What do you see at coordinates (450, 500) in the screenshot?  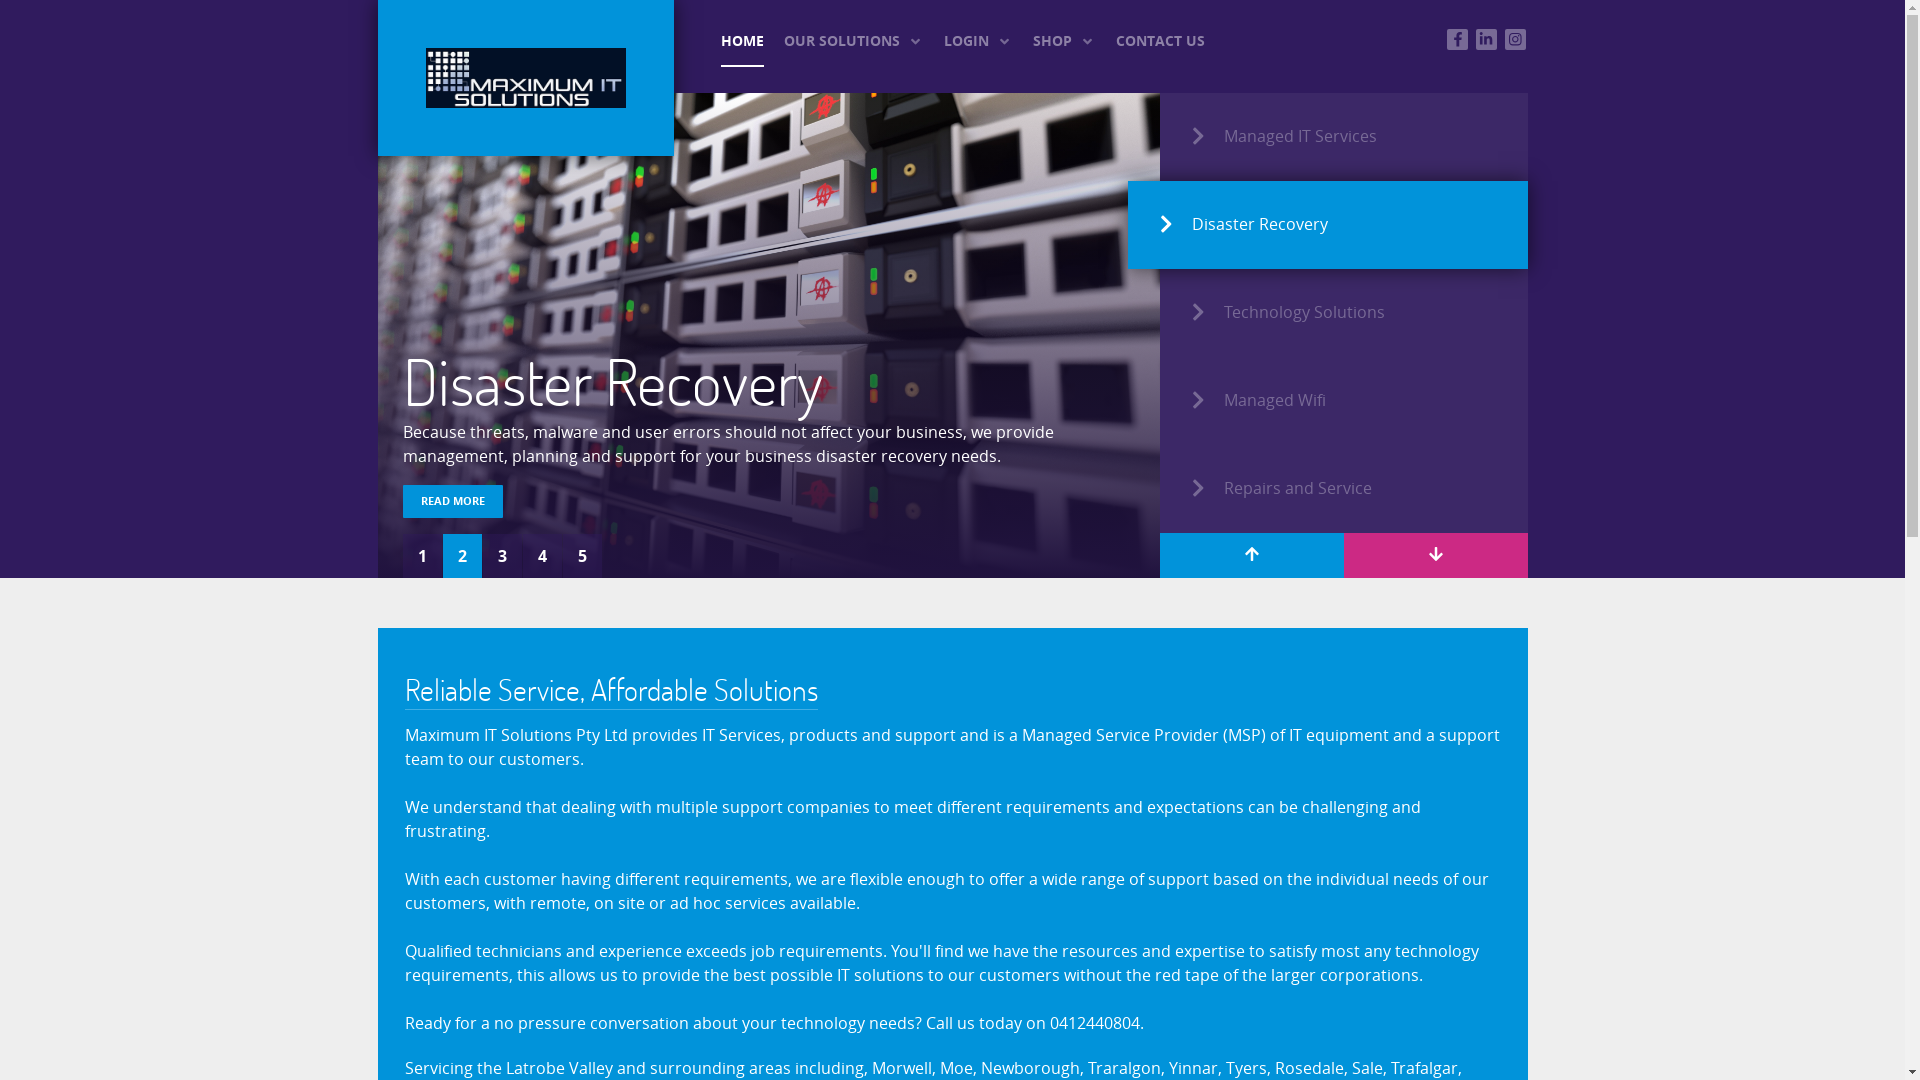 I see `'READ MORE'` at bounding box center [450, 500].